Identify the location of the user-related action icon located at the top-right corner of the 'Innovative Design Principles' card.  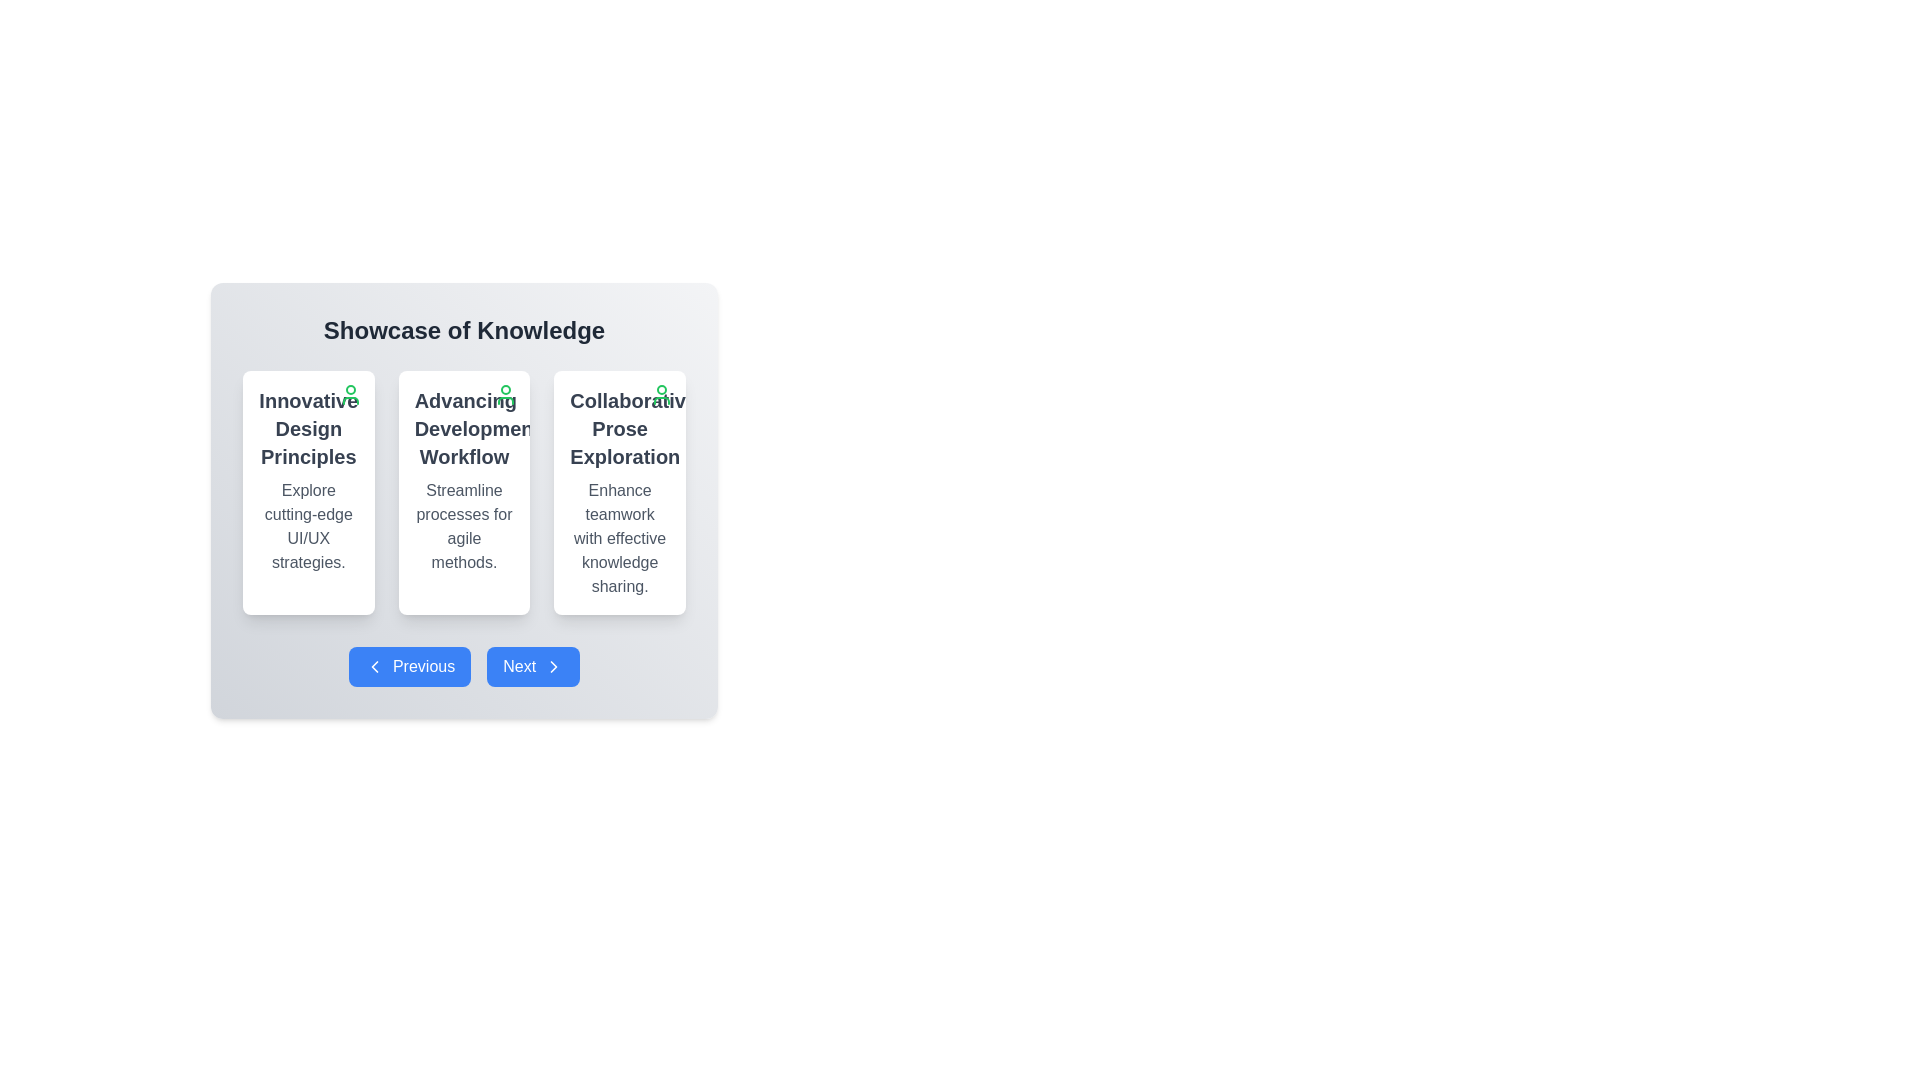
(350, 394).